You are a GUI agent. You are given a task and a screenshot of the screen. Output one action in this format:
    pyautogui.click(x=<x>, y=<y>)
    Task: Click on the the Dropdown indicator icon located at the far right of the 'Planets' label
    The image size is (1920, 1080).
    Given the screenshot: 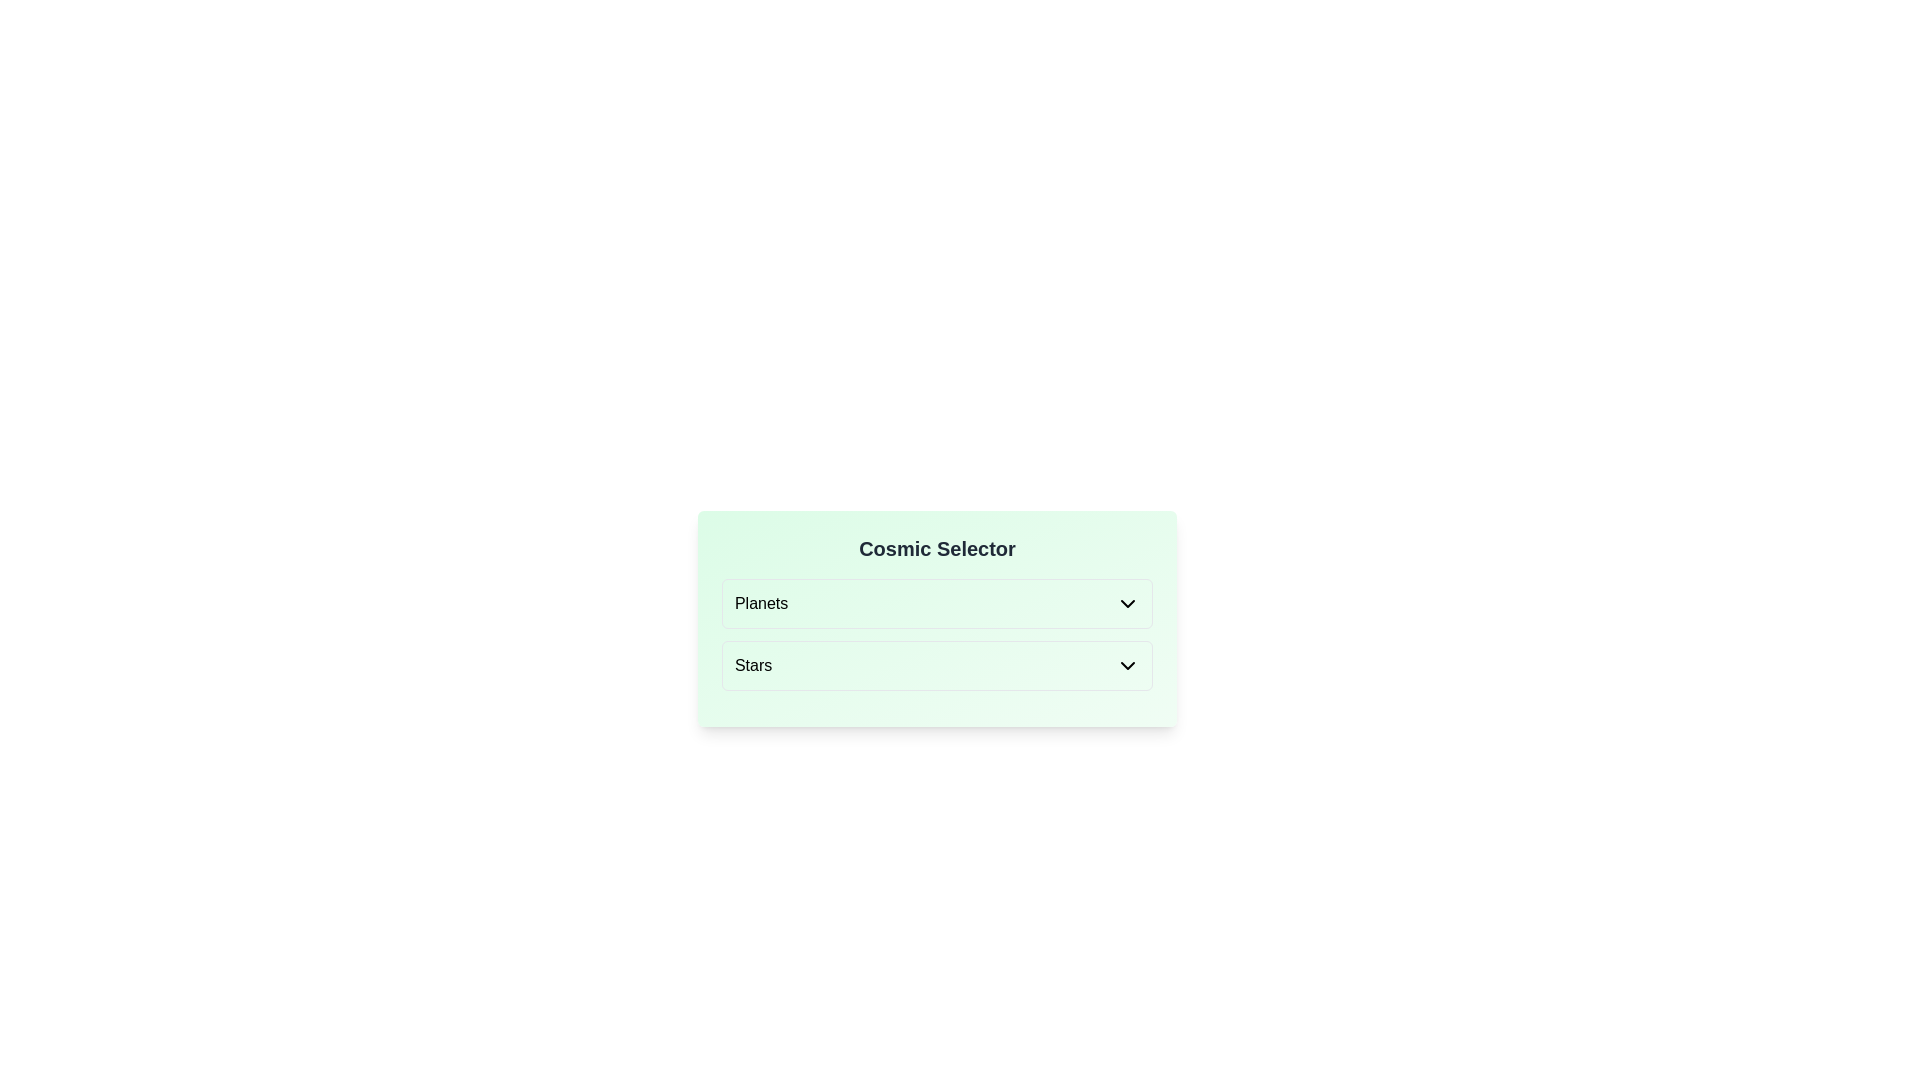 What is the action you would take?
    pyautogui.click(x=1128, y=603)
    